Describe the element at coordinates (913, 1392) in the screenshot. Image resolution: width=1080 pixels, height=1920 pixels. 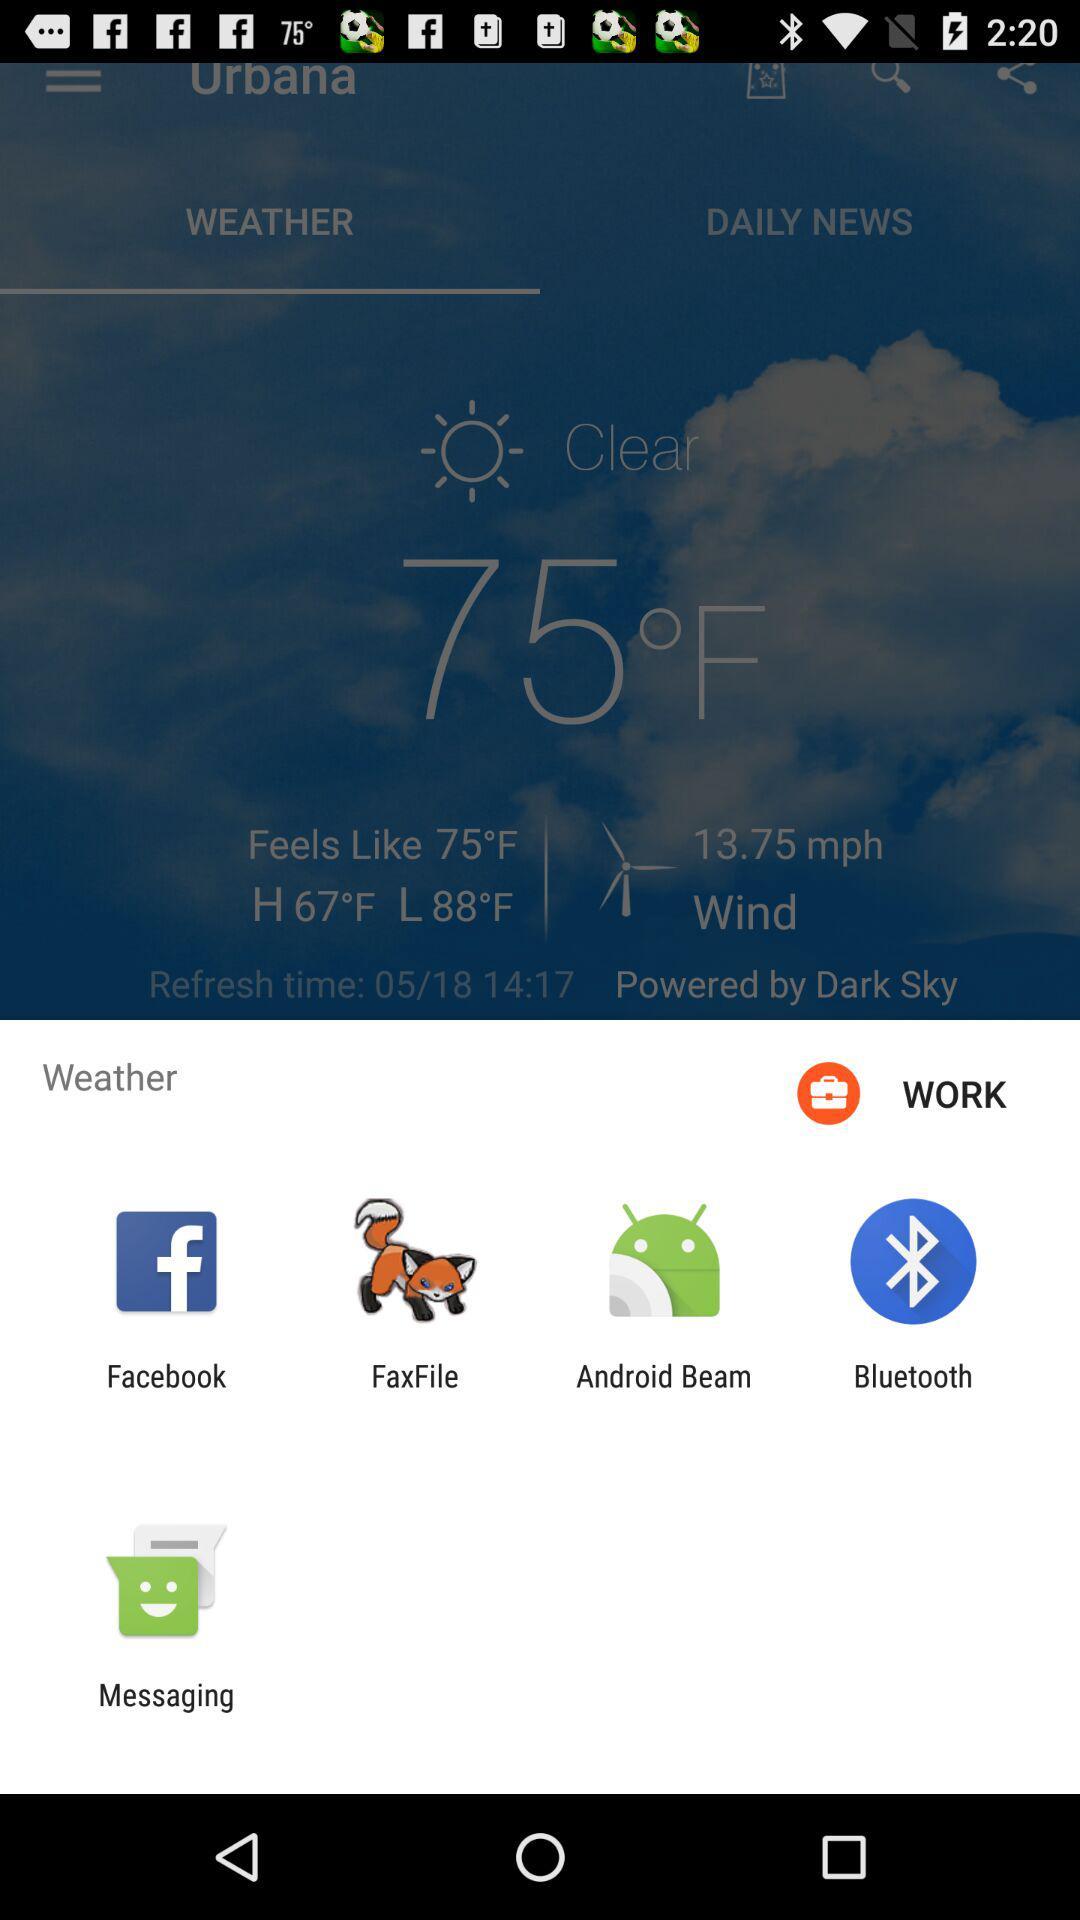
I see `app to the right of the android beam app` at that location.